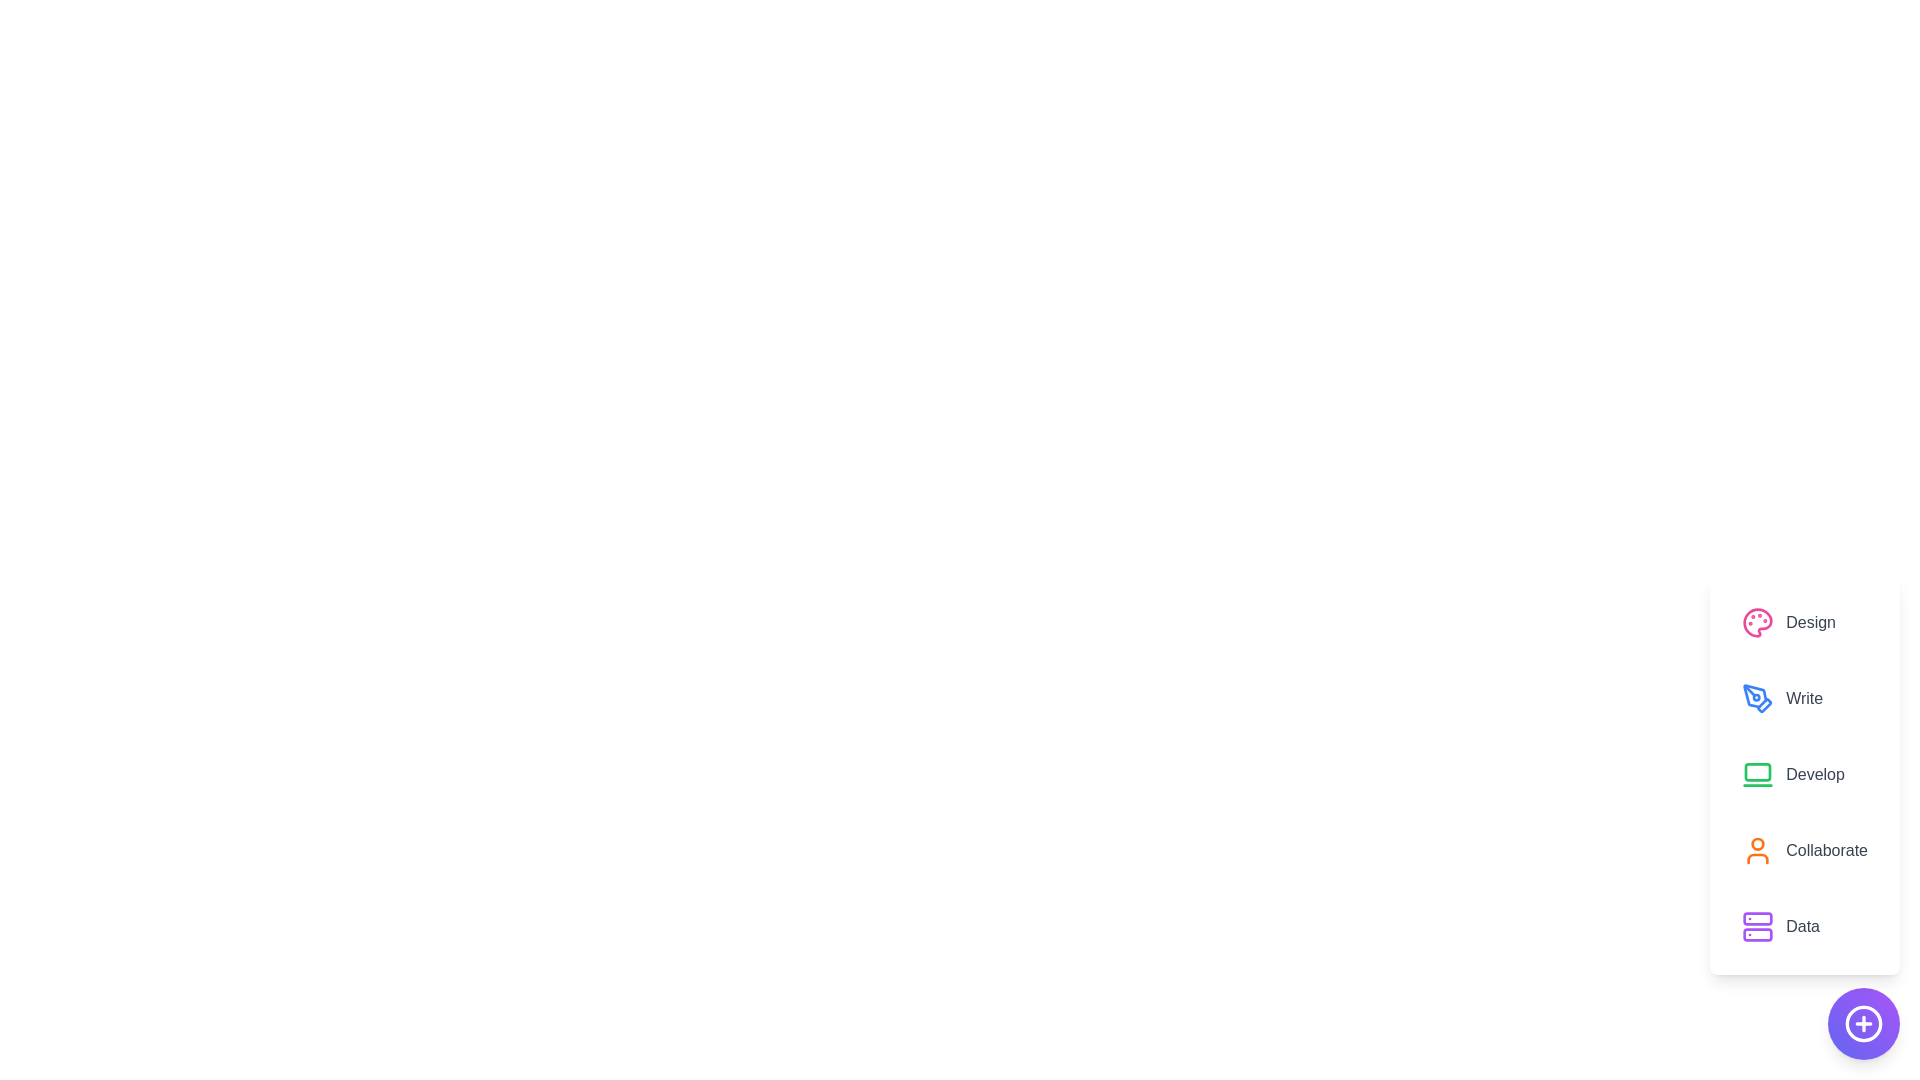  Describe the element at coordinates (1756, 926) in the screenshot. I see `the icon corresponding to Data to view additional details` at that location.